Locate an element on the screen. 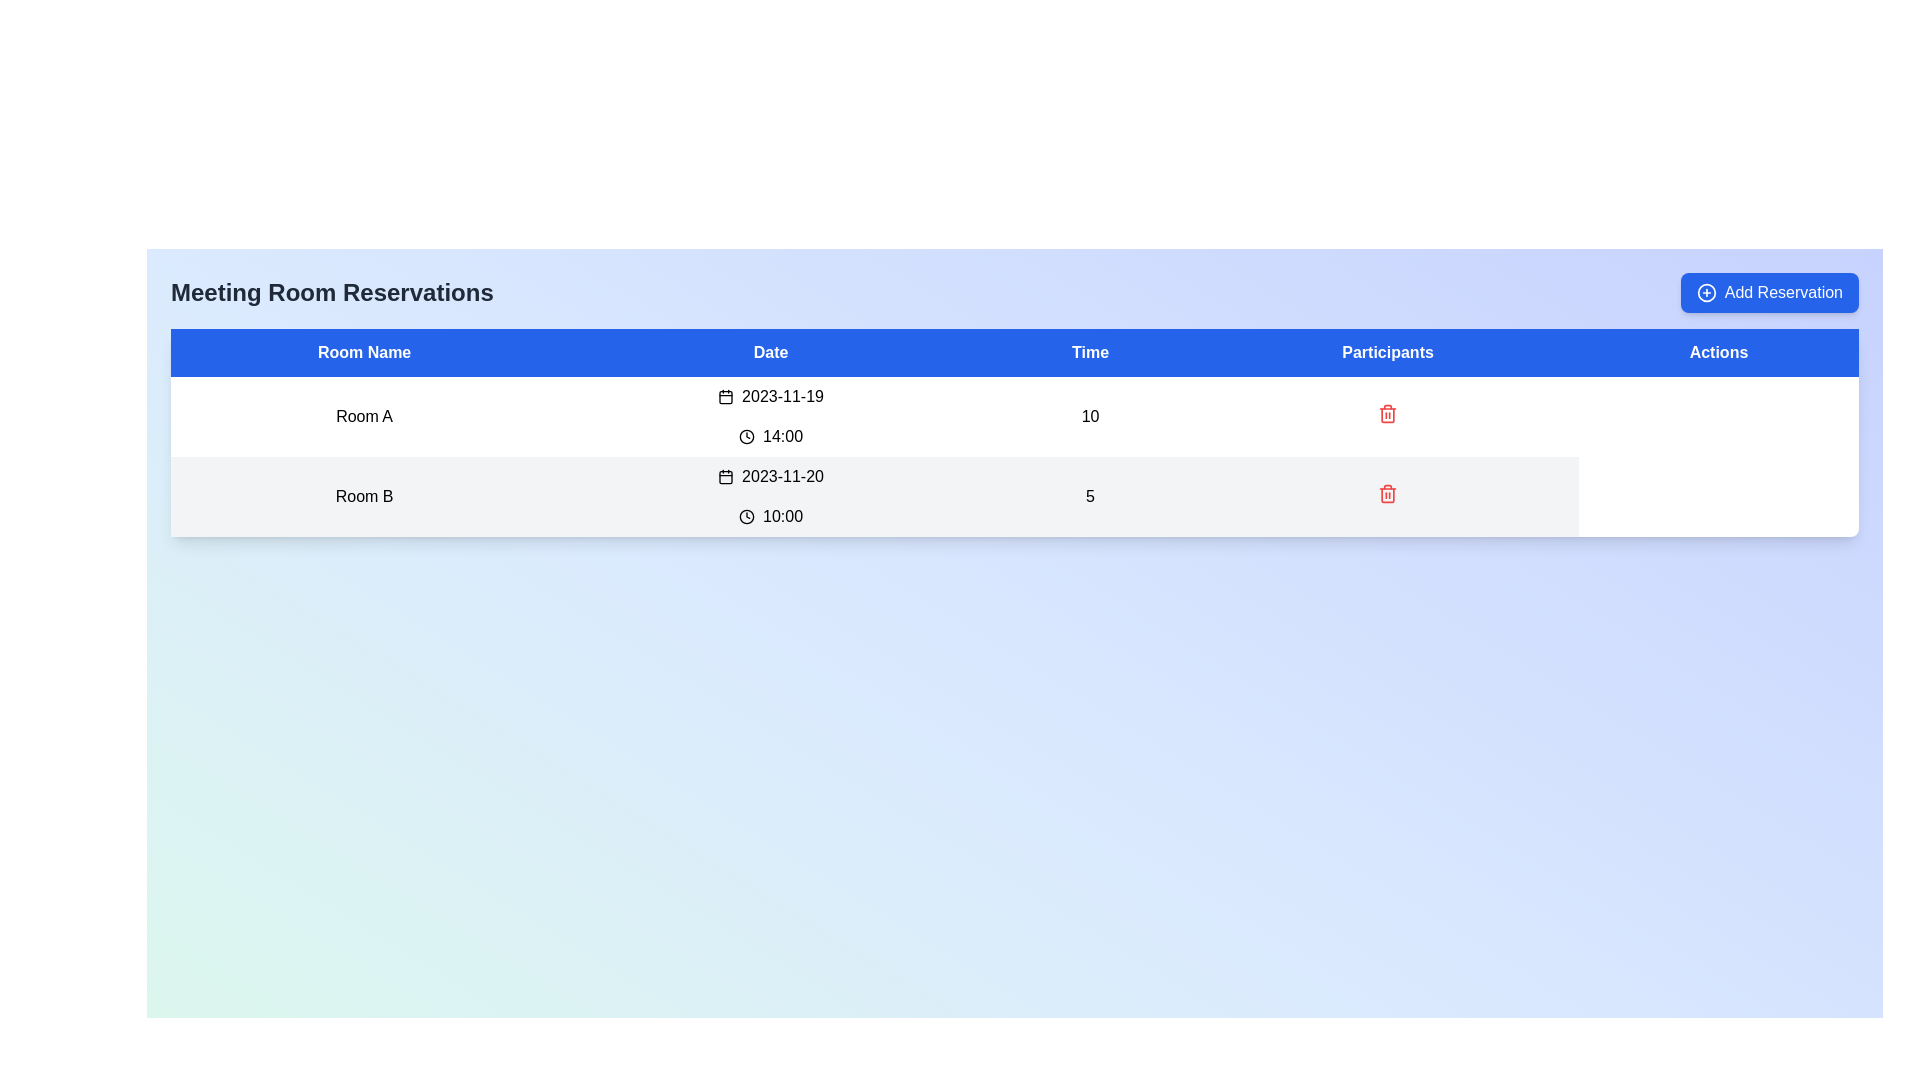  the decorative SVG circle that is part of the clock icon, located in the second row under the 'Date' column next to 'Room B' for the time '10:00' is located at coordinates (746, 515).